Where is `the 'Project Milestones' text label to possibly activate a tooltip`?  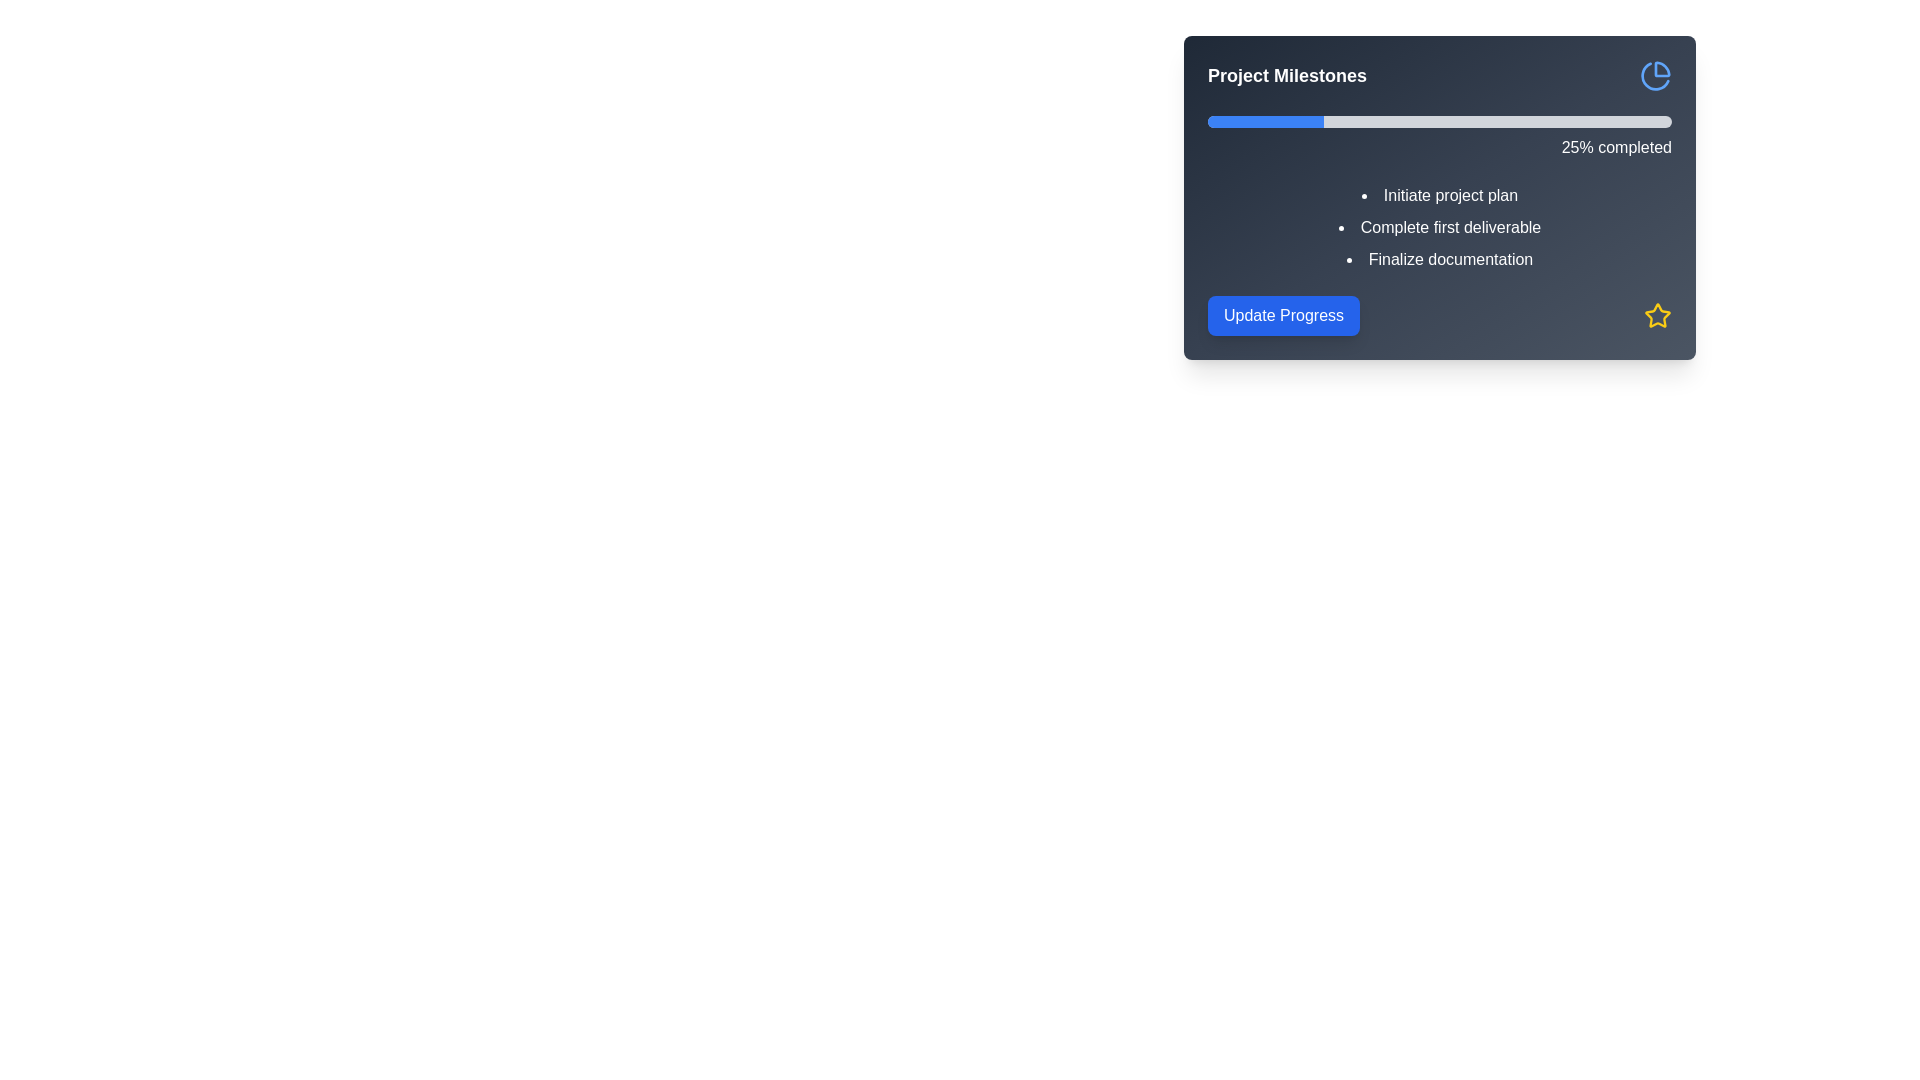 the 'Project Milestones' text label to possibly activate a tooltip is located at coordinates (1287, 75).